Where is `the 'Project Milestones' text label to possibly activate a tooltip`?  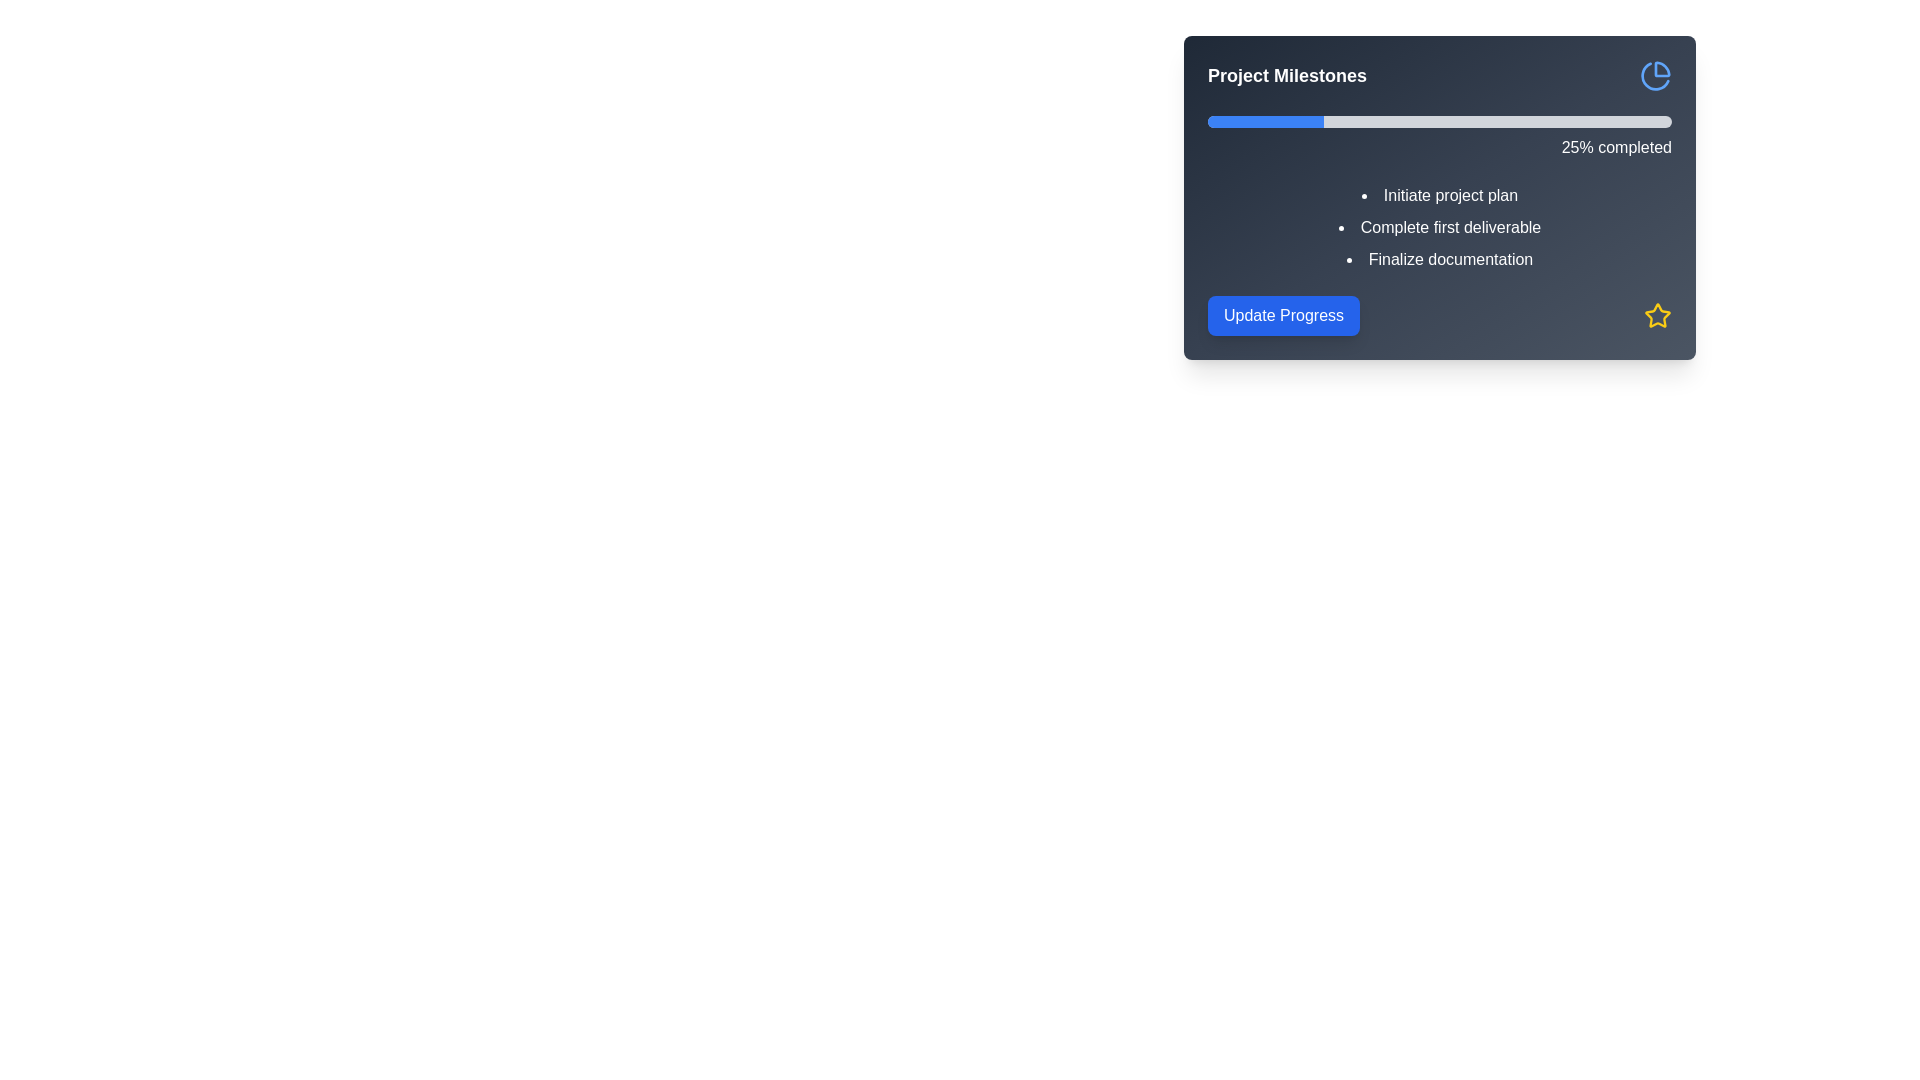 the 'Project Milestones' text label to possibly activate a tooltip is located at coordinates (1287, 75).